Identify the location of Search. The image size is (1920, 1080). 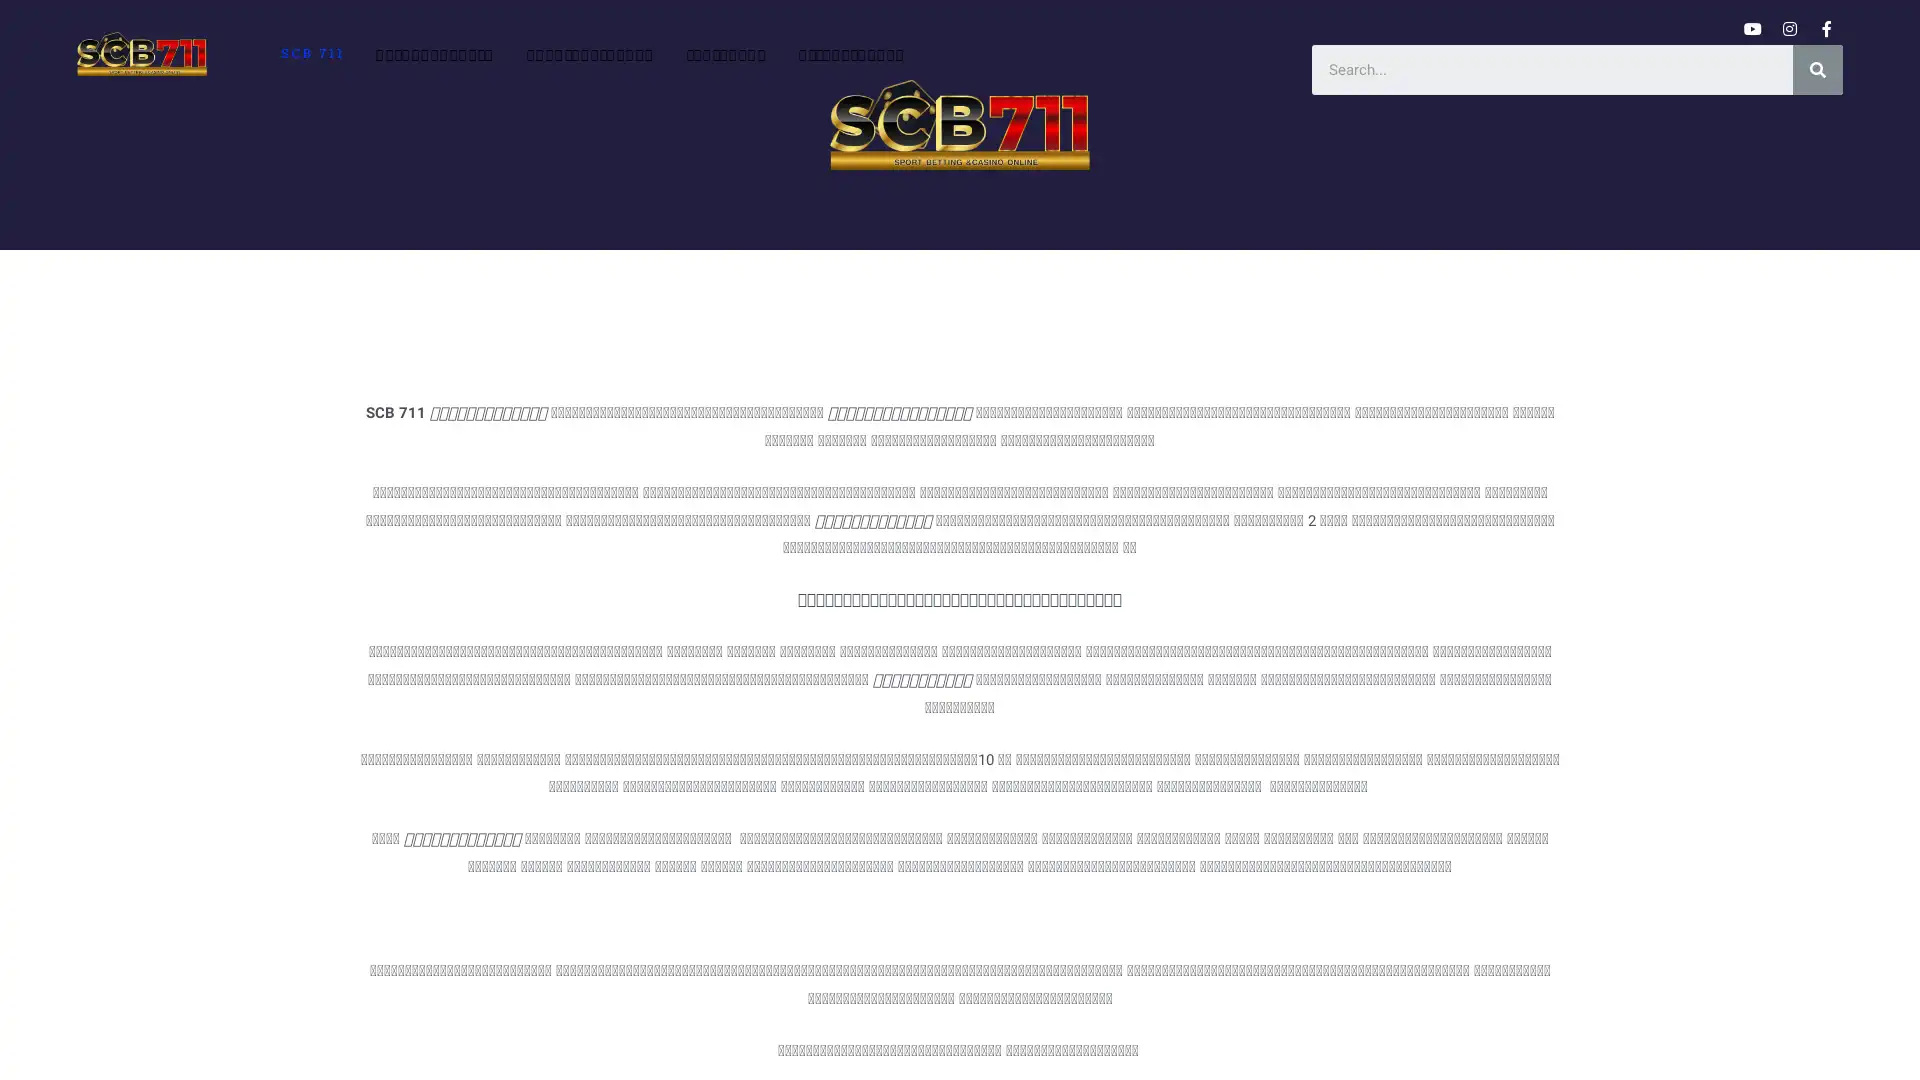
(1818, 68).